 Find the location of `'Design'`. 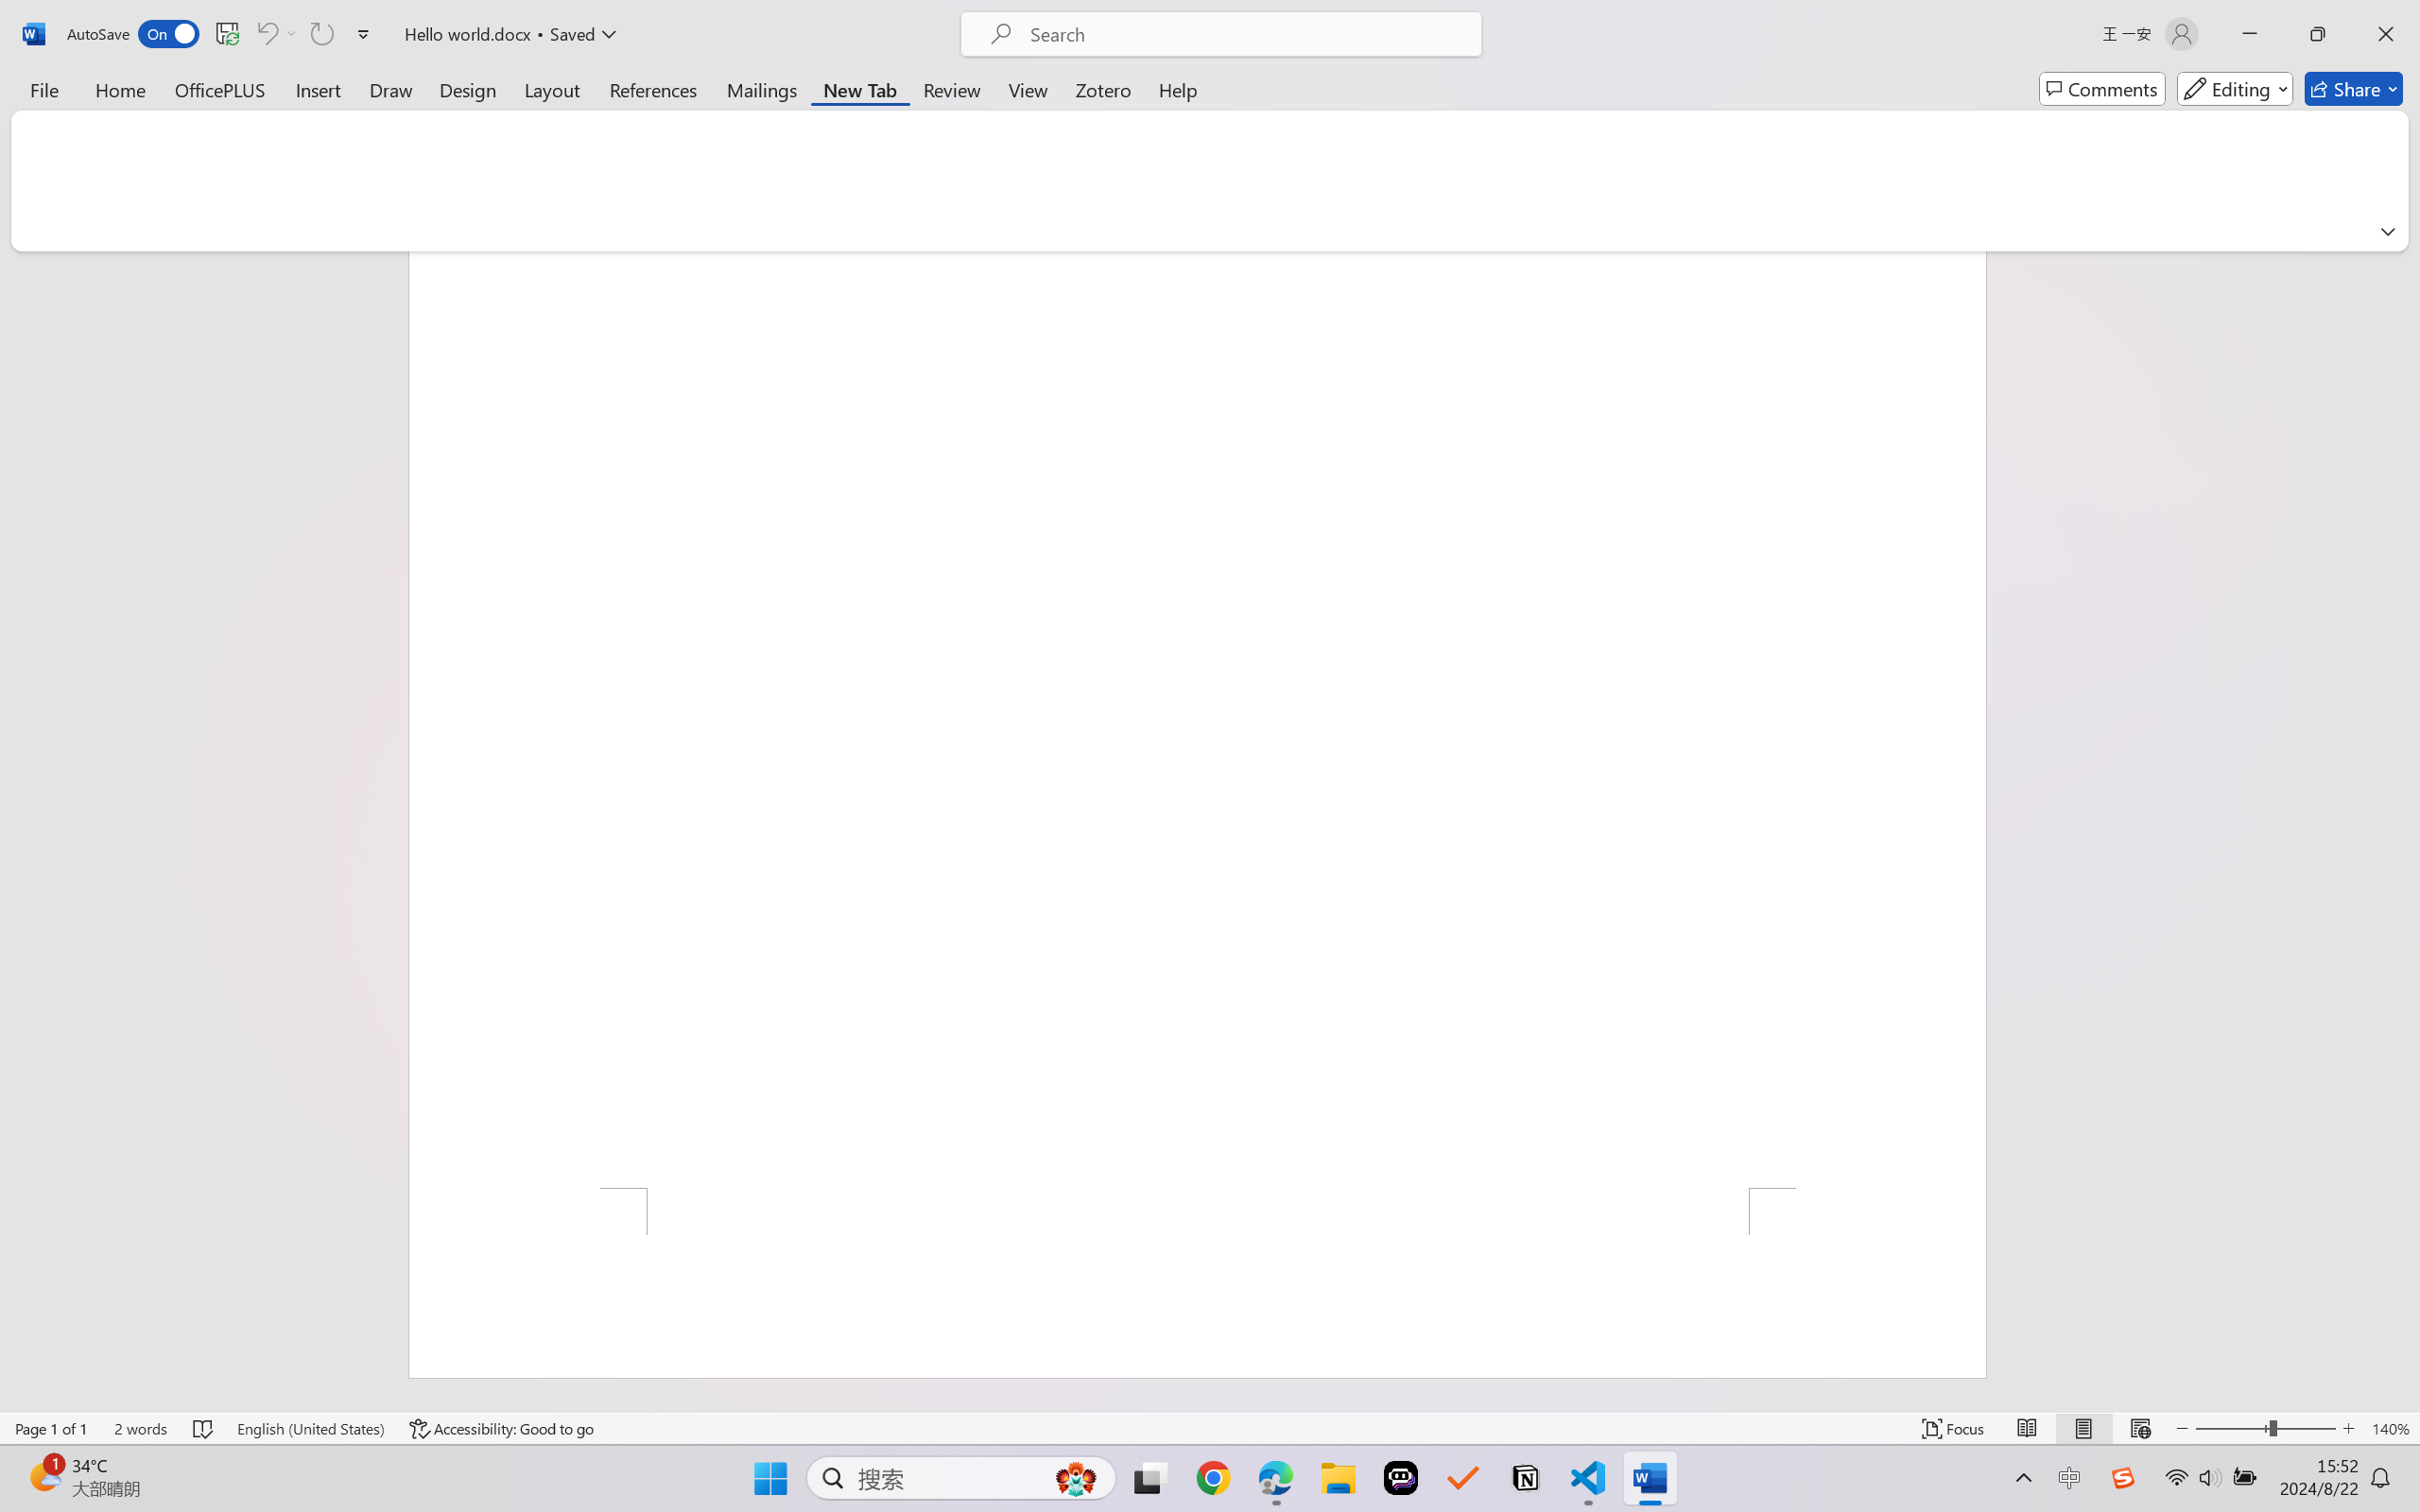

'Design' is located at coordinates (467, 88).